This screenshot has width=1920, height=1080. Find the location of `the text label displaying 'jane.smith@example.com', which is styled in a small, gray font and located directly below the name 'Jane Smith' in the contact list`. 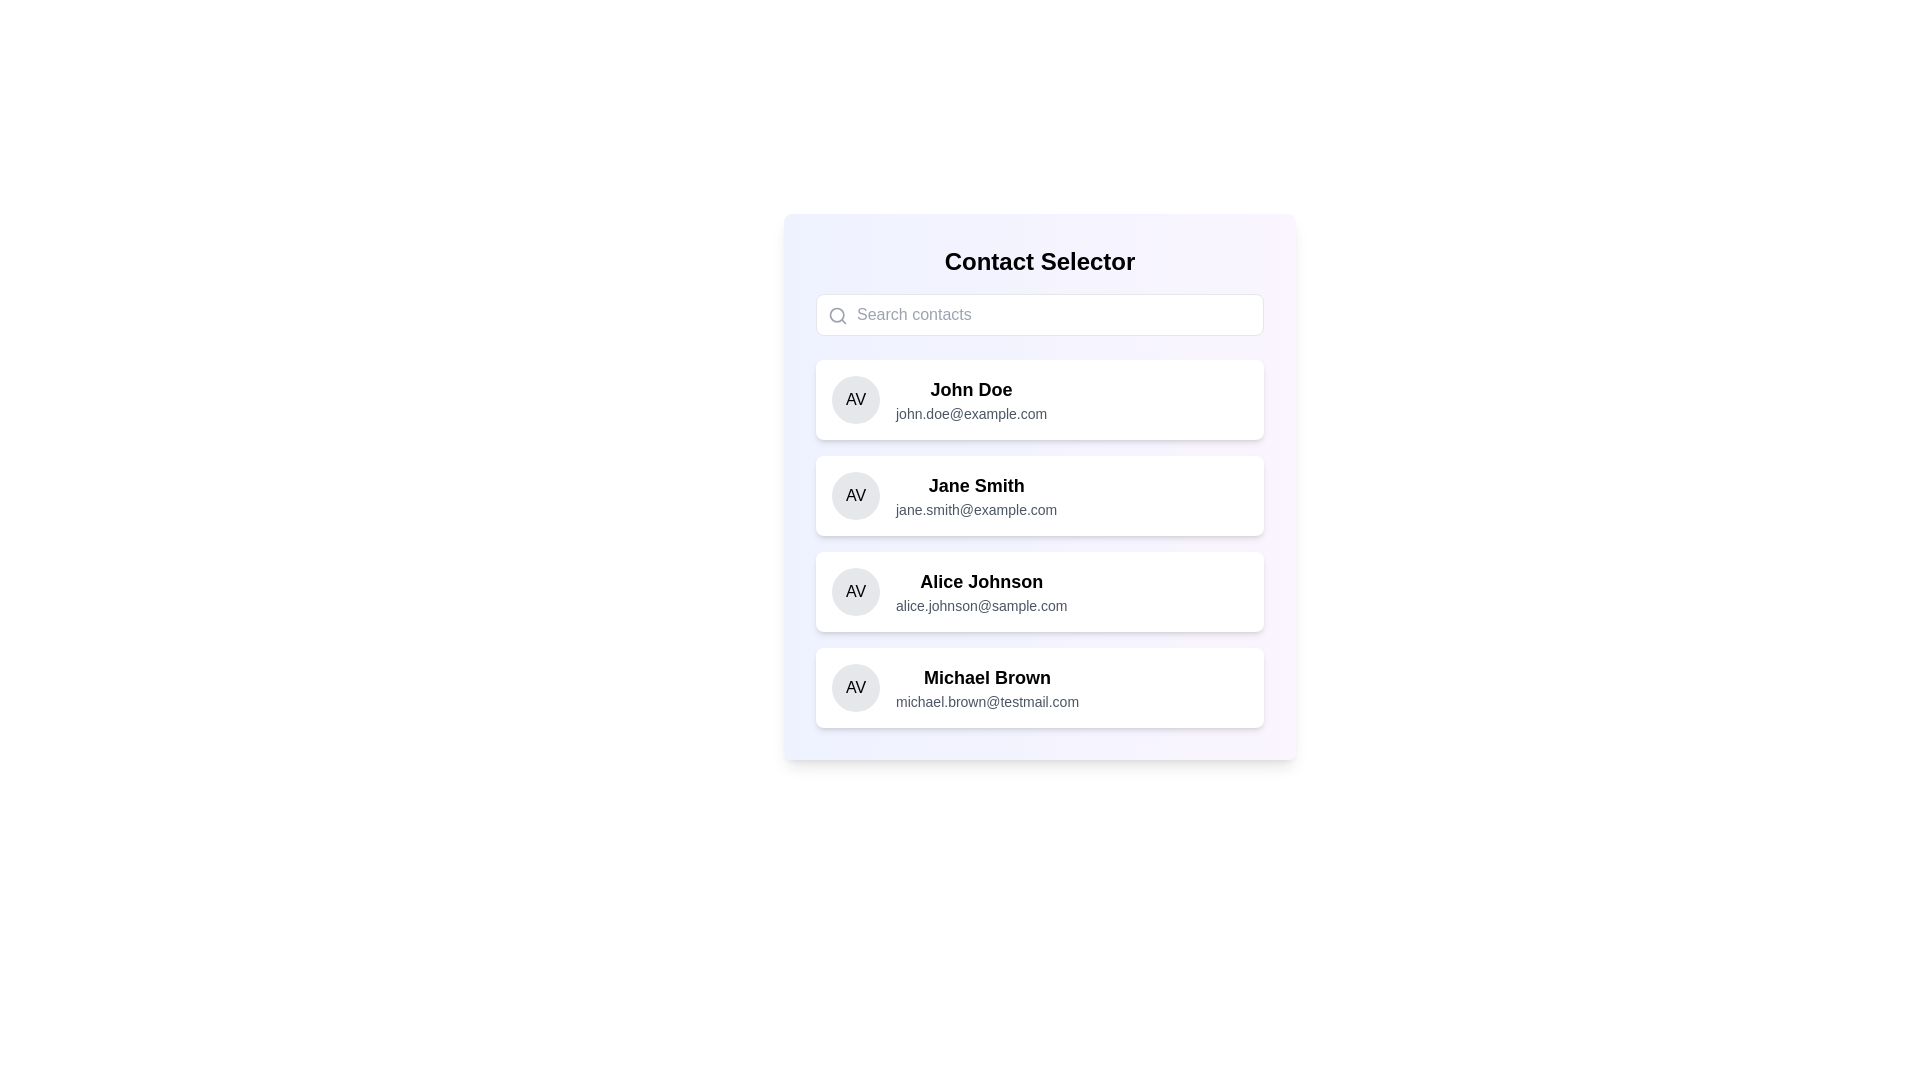

the text label displaying 'jane.smith@example.com', which is styled in a small, gray font and located directly below the name 'Jane Smith' in the contact list is located at coordinates (976, 508).